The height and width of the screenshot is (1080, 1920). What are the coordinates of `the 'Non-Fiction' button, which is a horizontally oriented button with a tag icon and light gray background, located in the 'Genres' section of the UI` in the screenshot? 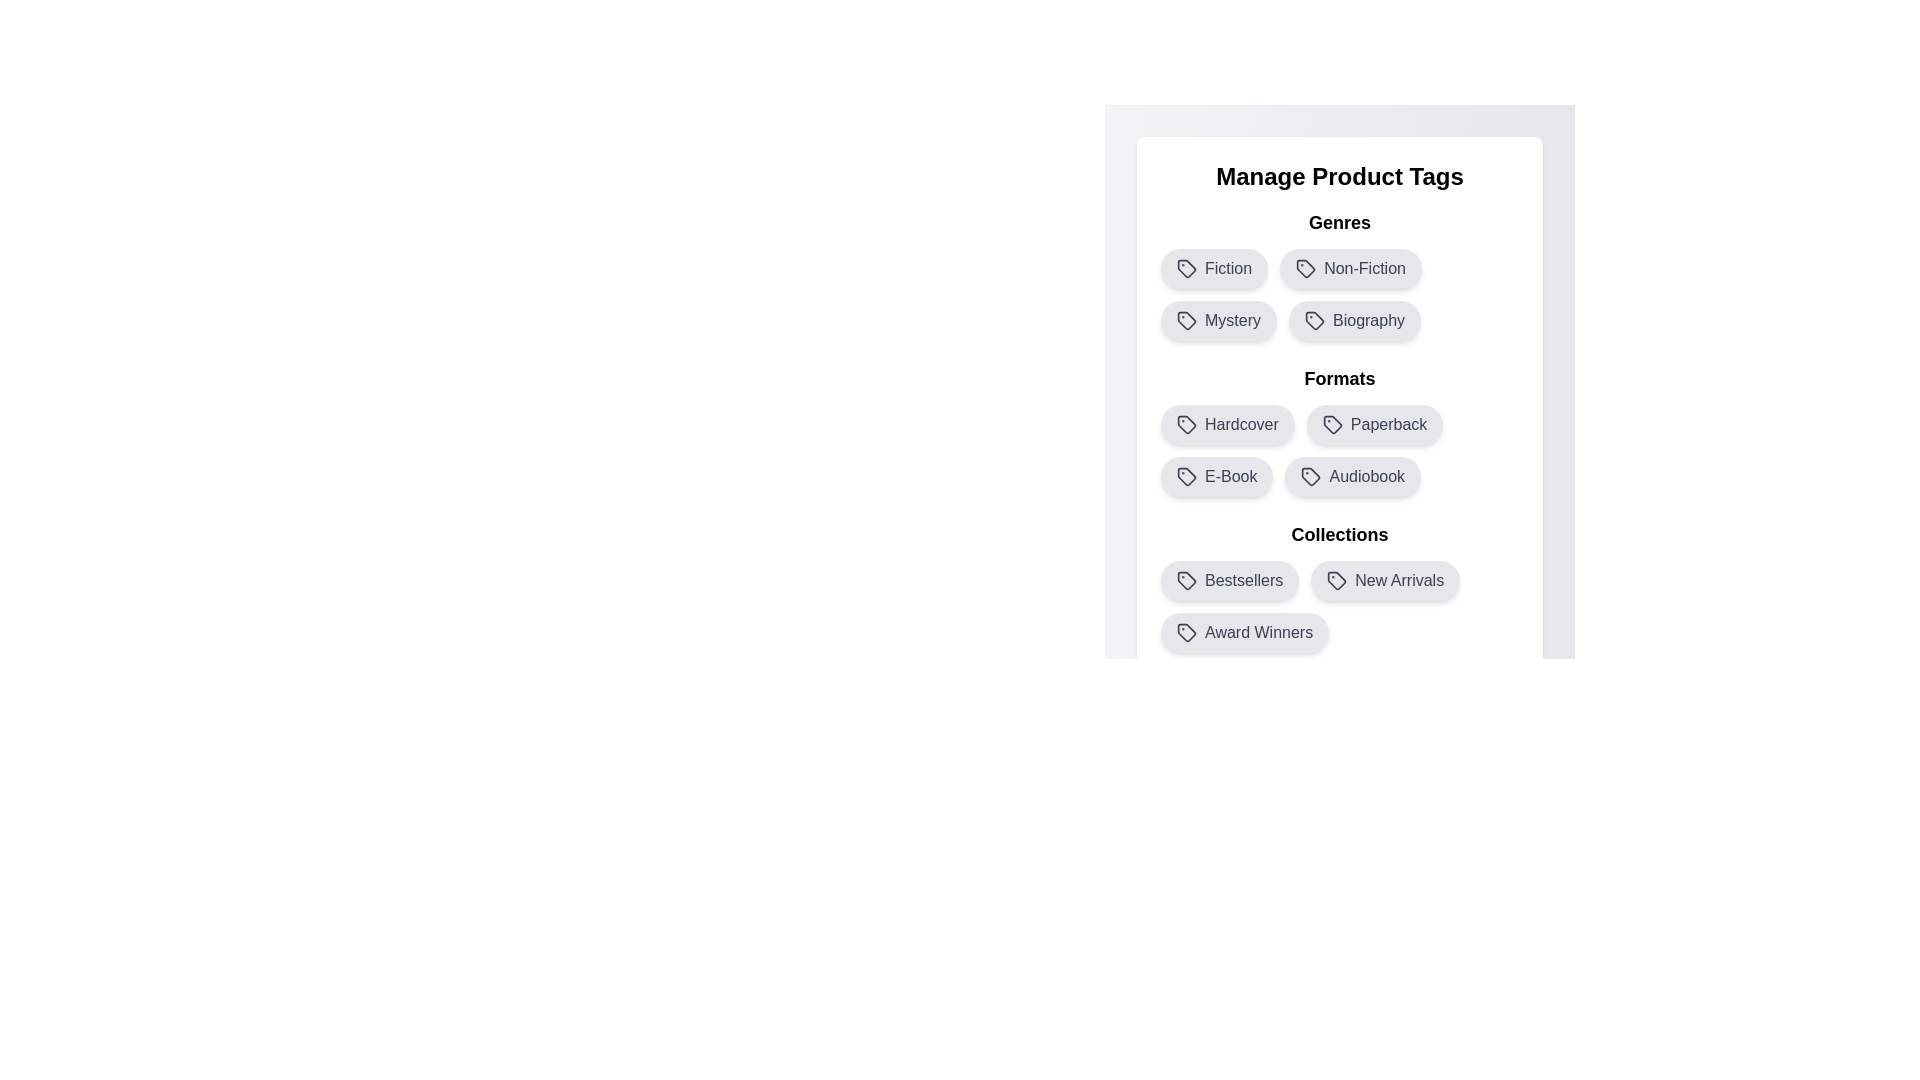 It's located at (1351, 268).